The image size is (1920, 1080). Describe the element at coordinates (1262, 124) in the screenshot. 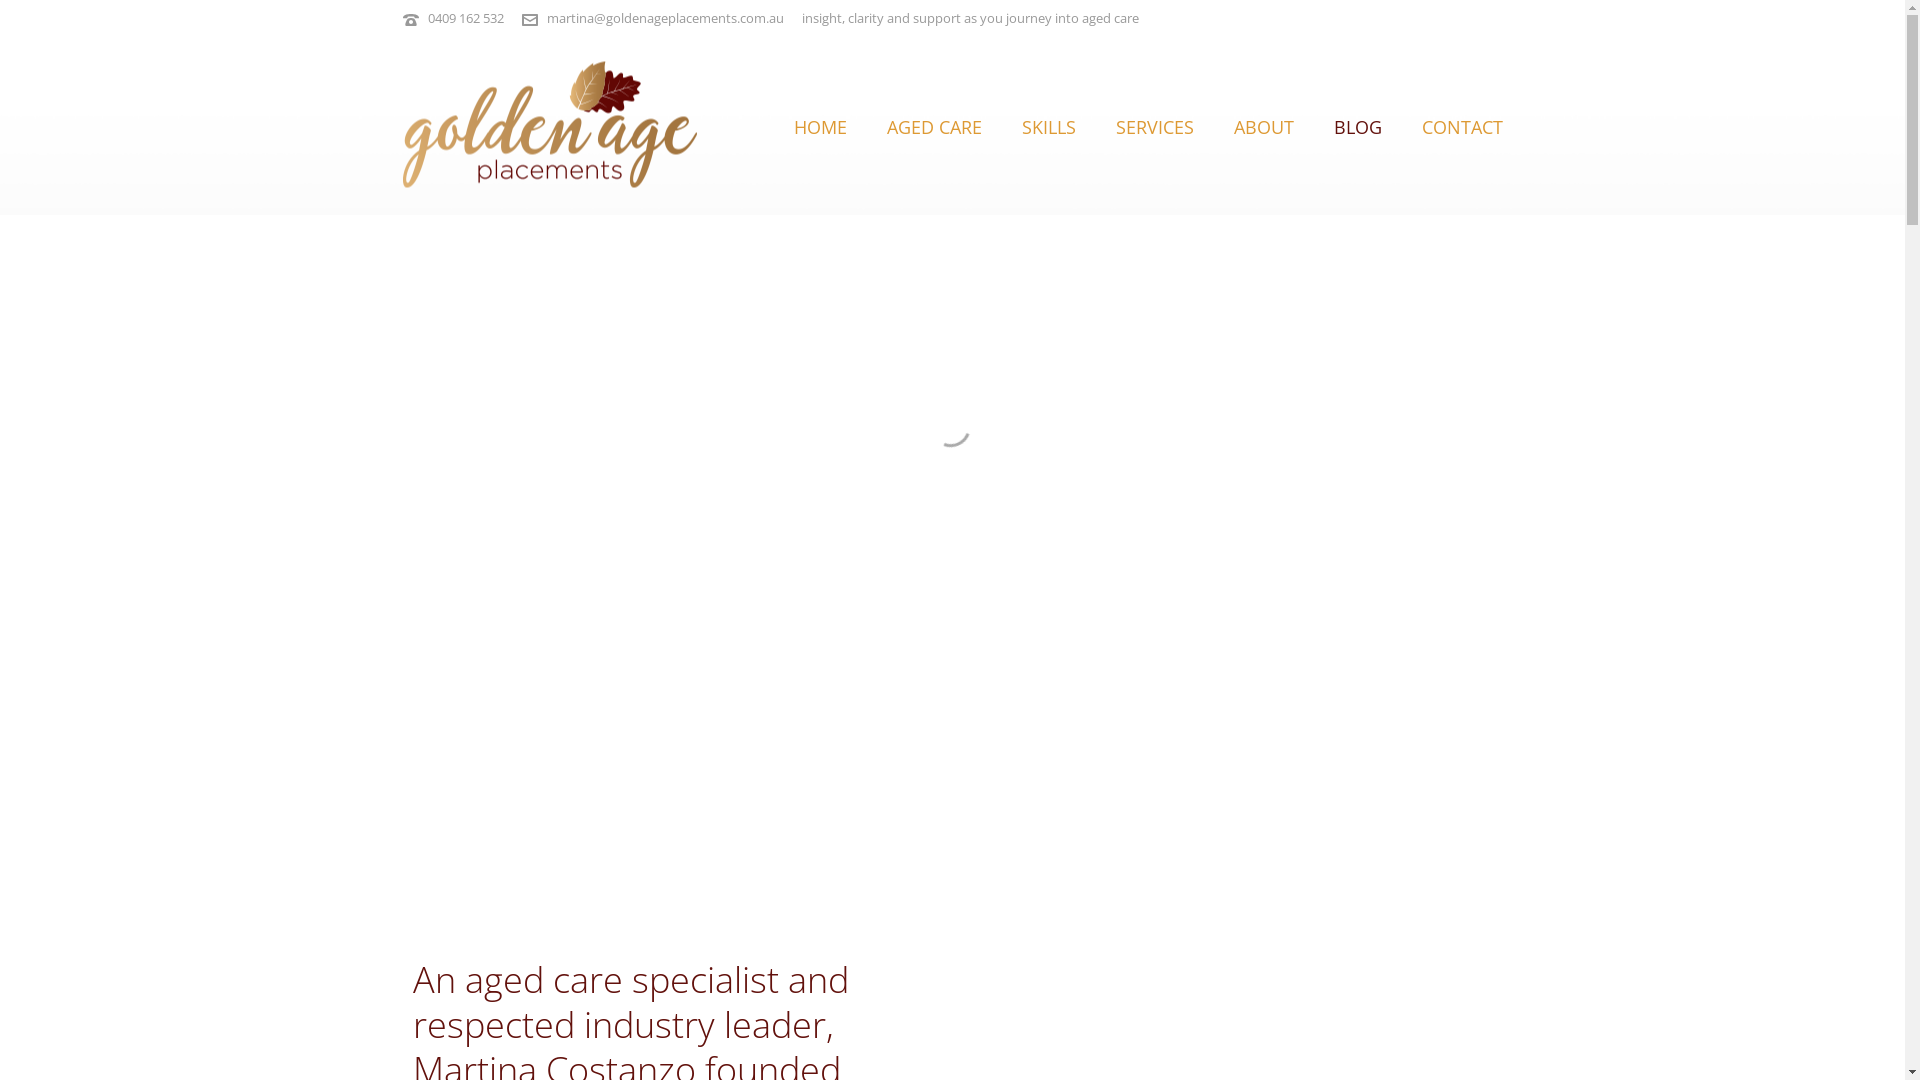

I see `'ABOUT'` at that location.